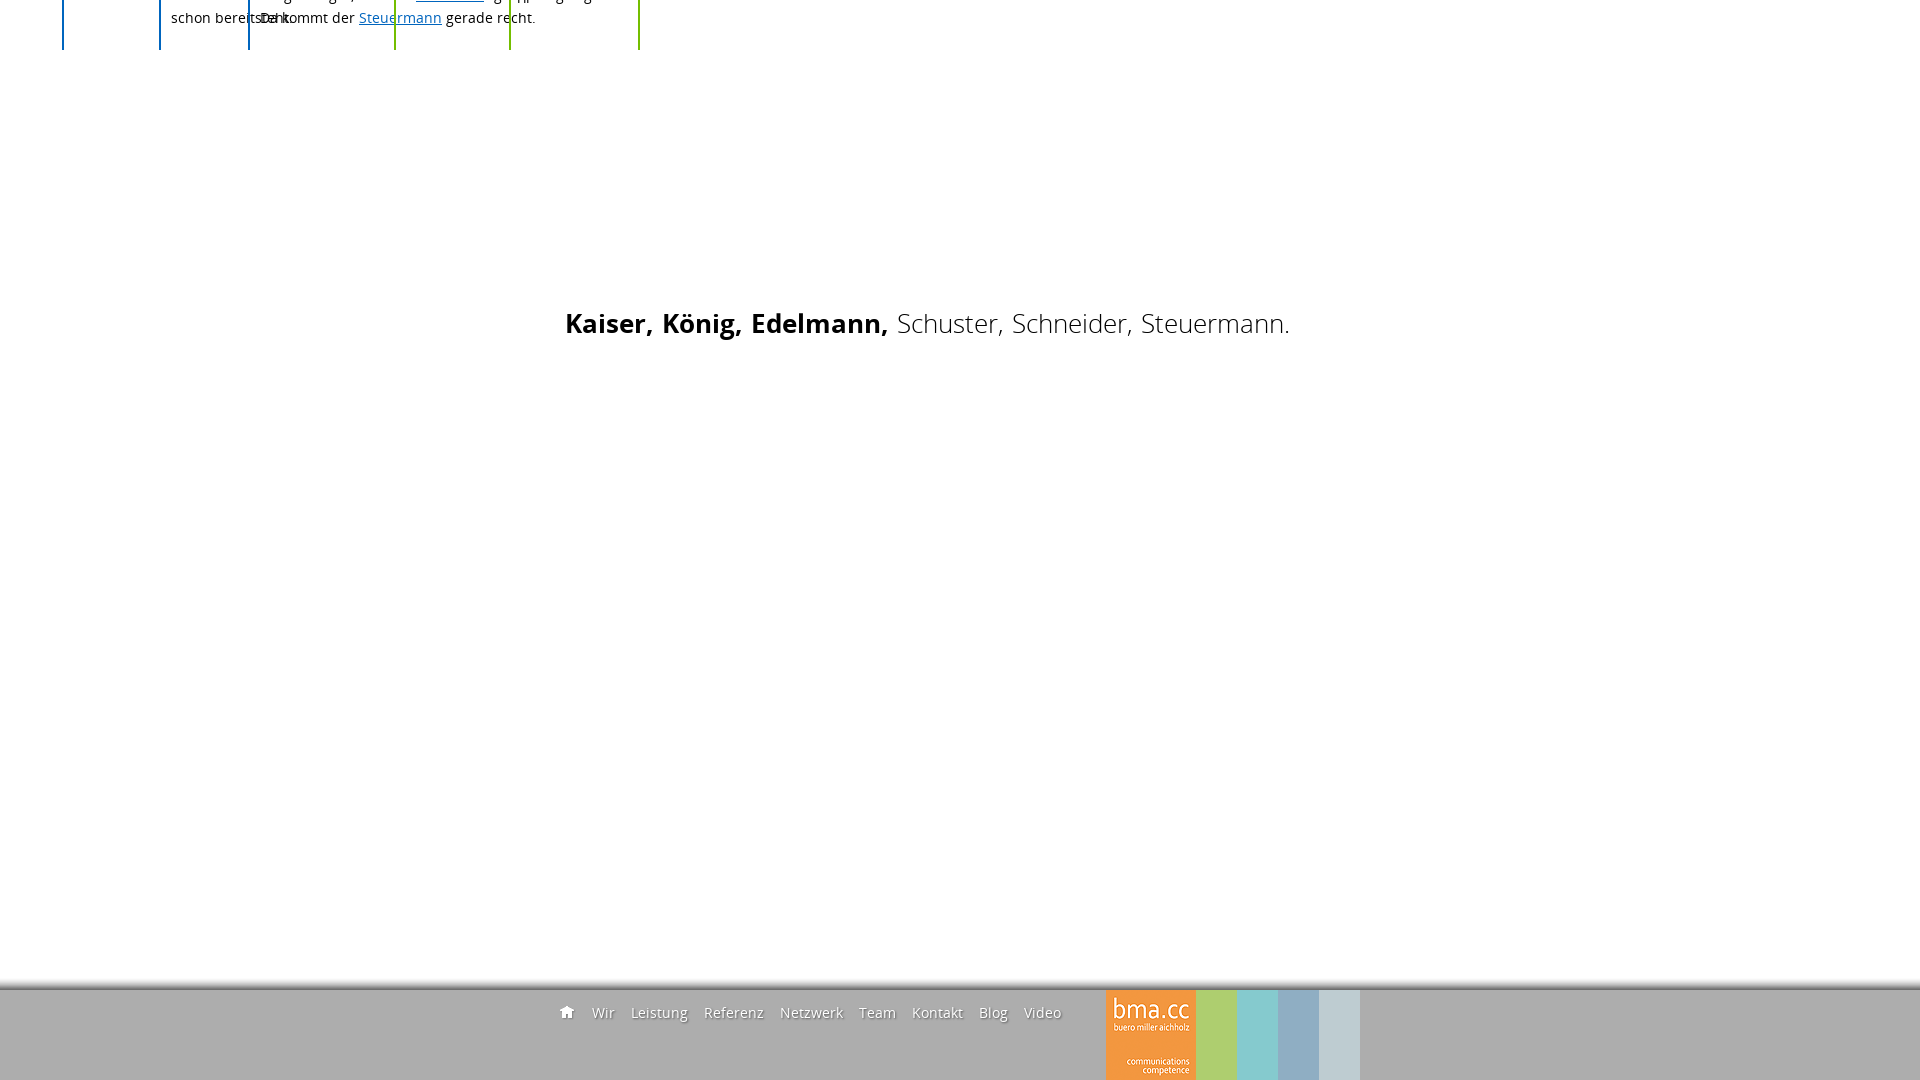 The image size is (1920, 1080). Describe the element at coordinates (877, 1012) in the screenshot. I see `'Team'` at that location.